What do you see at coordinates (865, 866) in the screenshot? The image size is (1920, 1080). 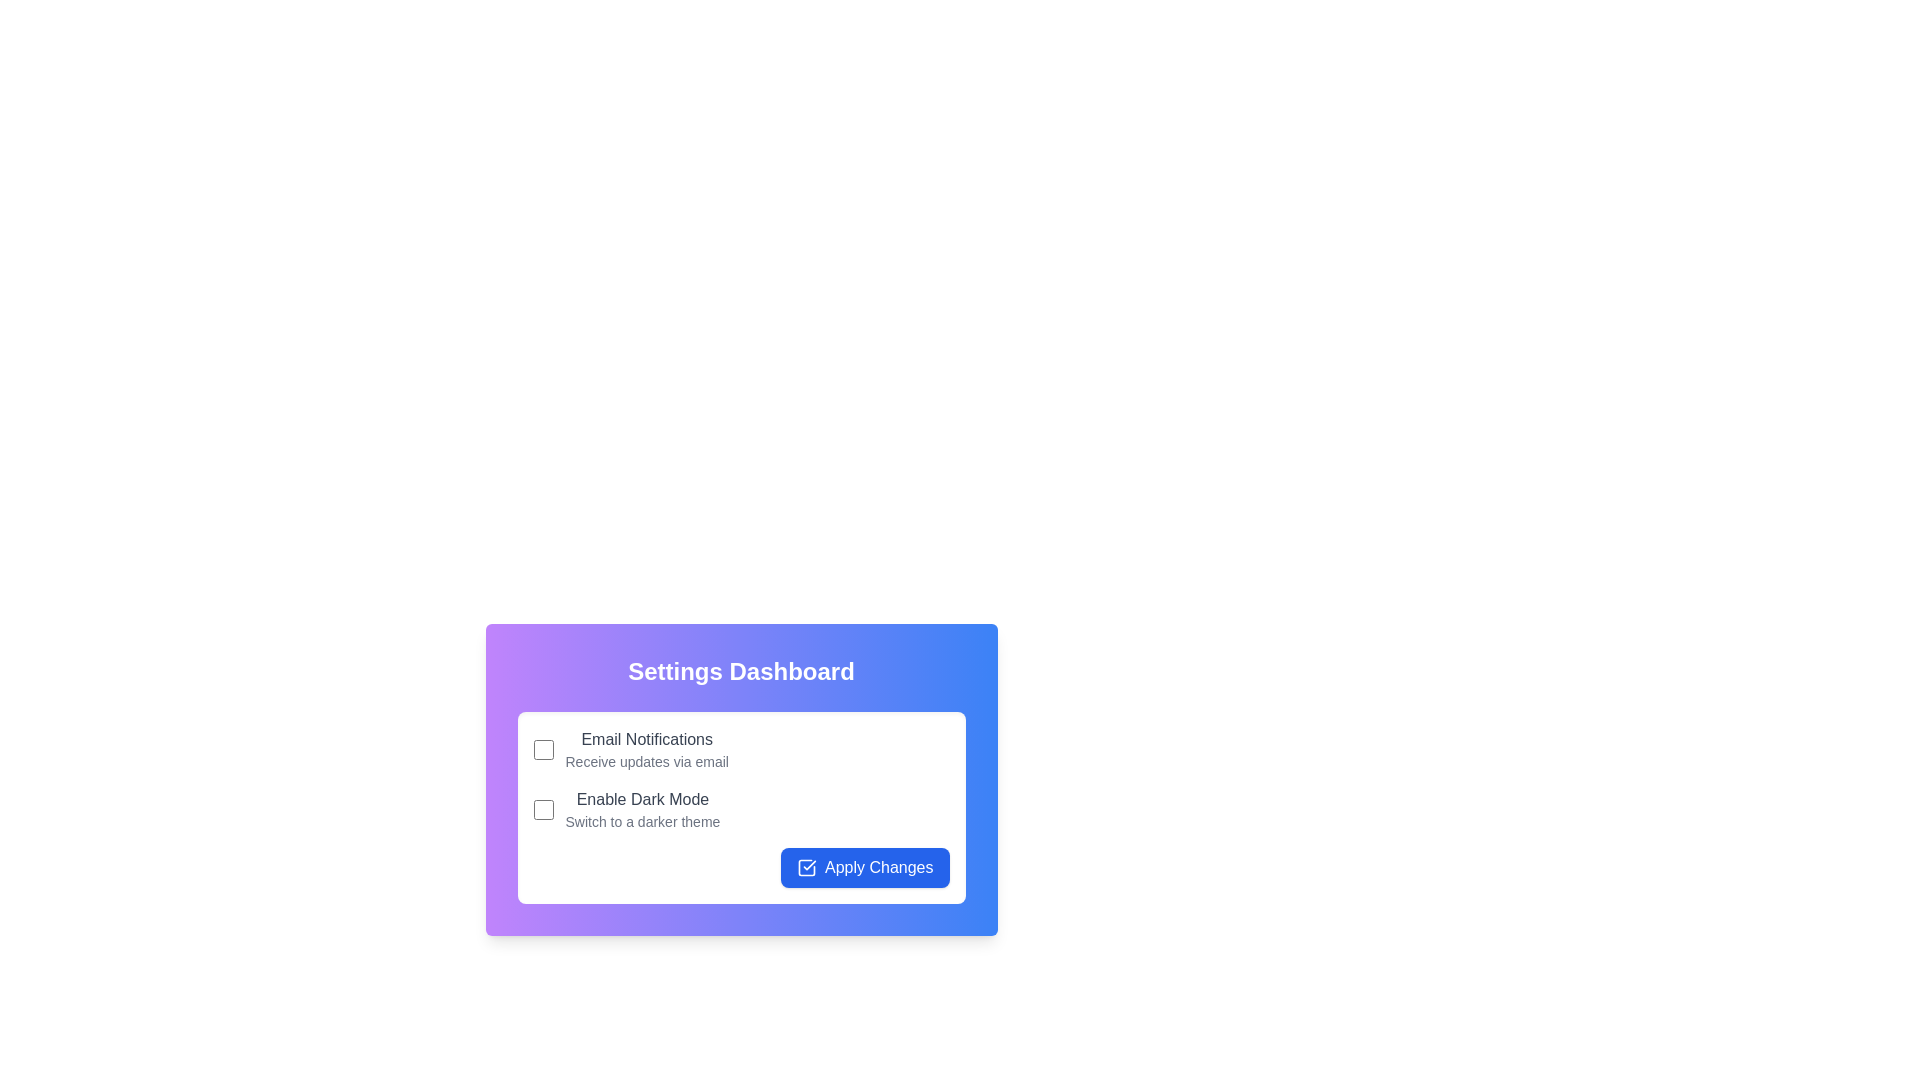 I see `the blue button with a checkmark icon and 'Apply Changes' text located at the bottom-right of the 'Settings Dashboard' card` at bounding box center [865, 866].